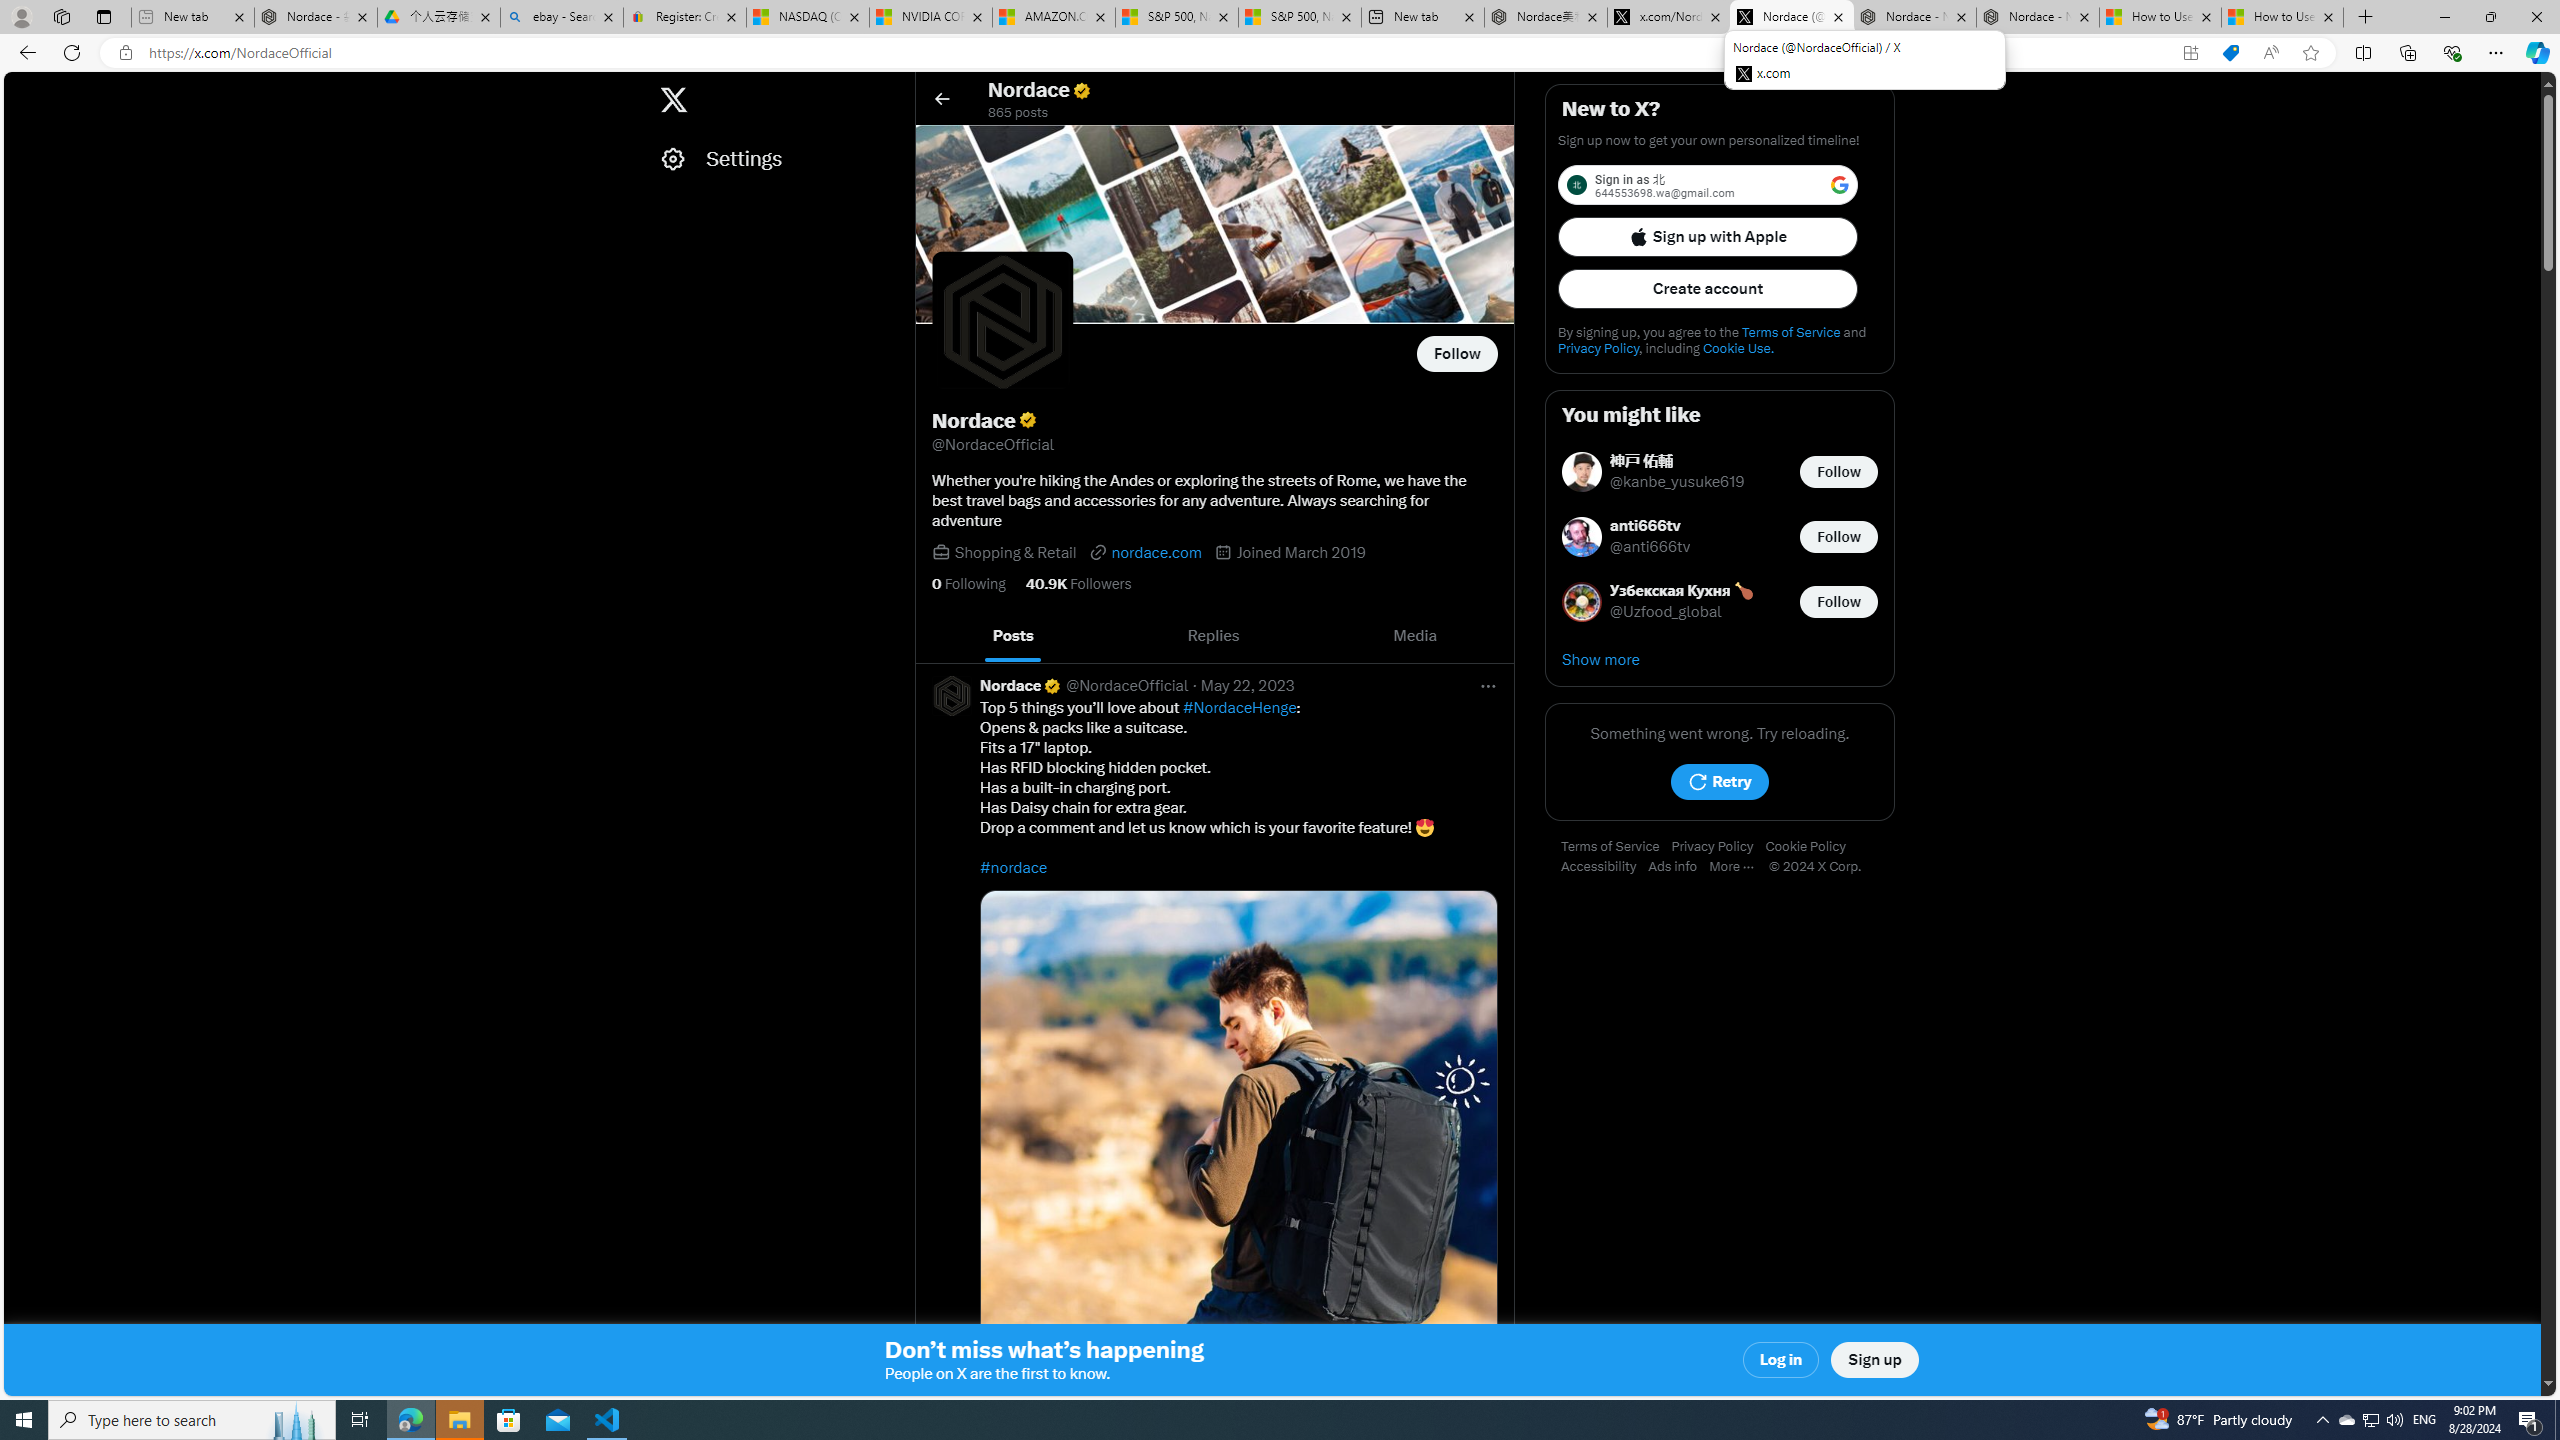 Image resolution: width=2560 pixels, height=1440 pixels. Describe the element at coordinates (1650, 526) in the screenshot. I see `'anti666tv'` at that location.